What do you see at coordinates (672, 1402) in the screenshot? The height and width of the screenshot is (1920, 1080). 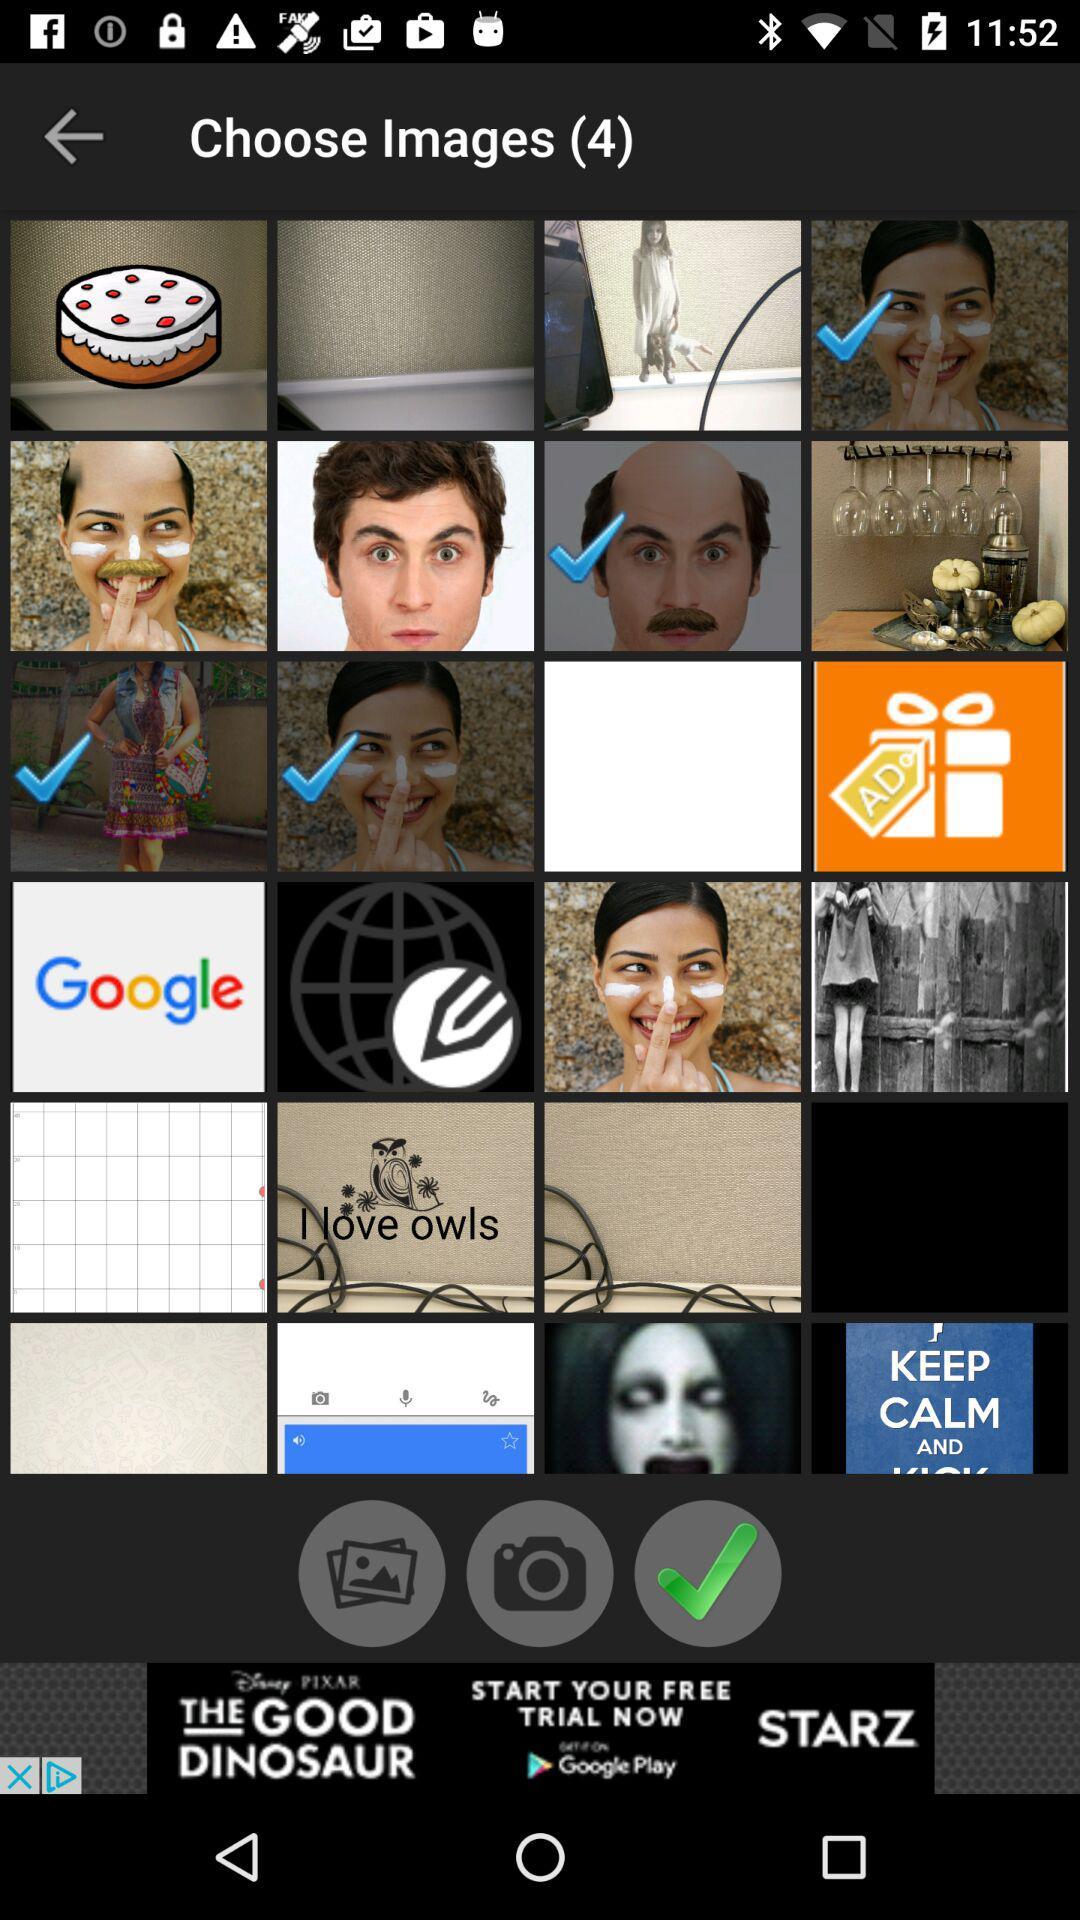 I see `image thumbnails` at bounding box center [672, 1402].